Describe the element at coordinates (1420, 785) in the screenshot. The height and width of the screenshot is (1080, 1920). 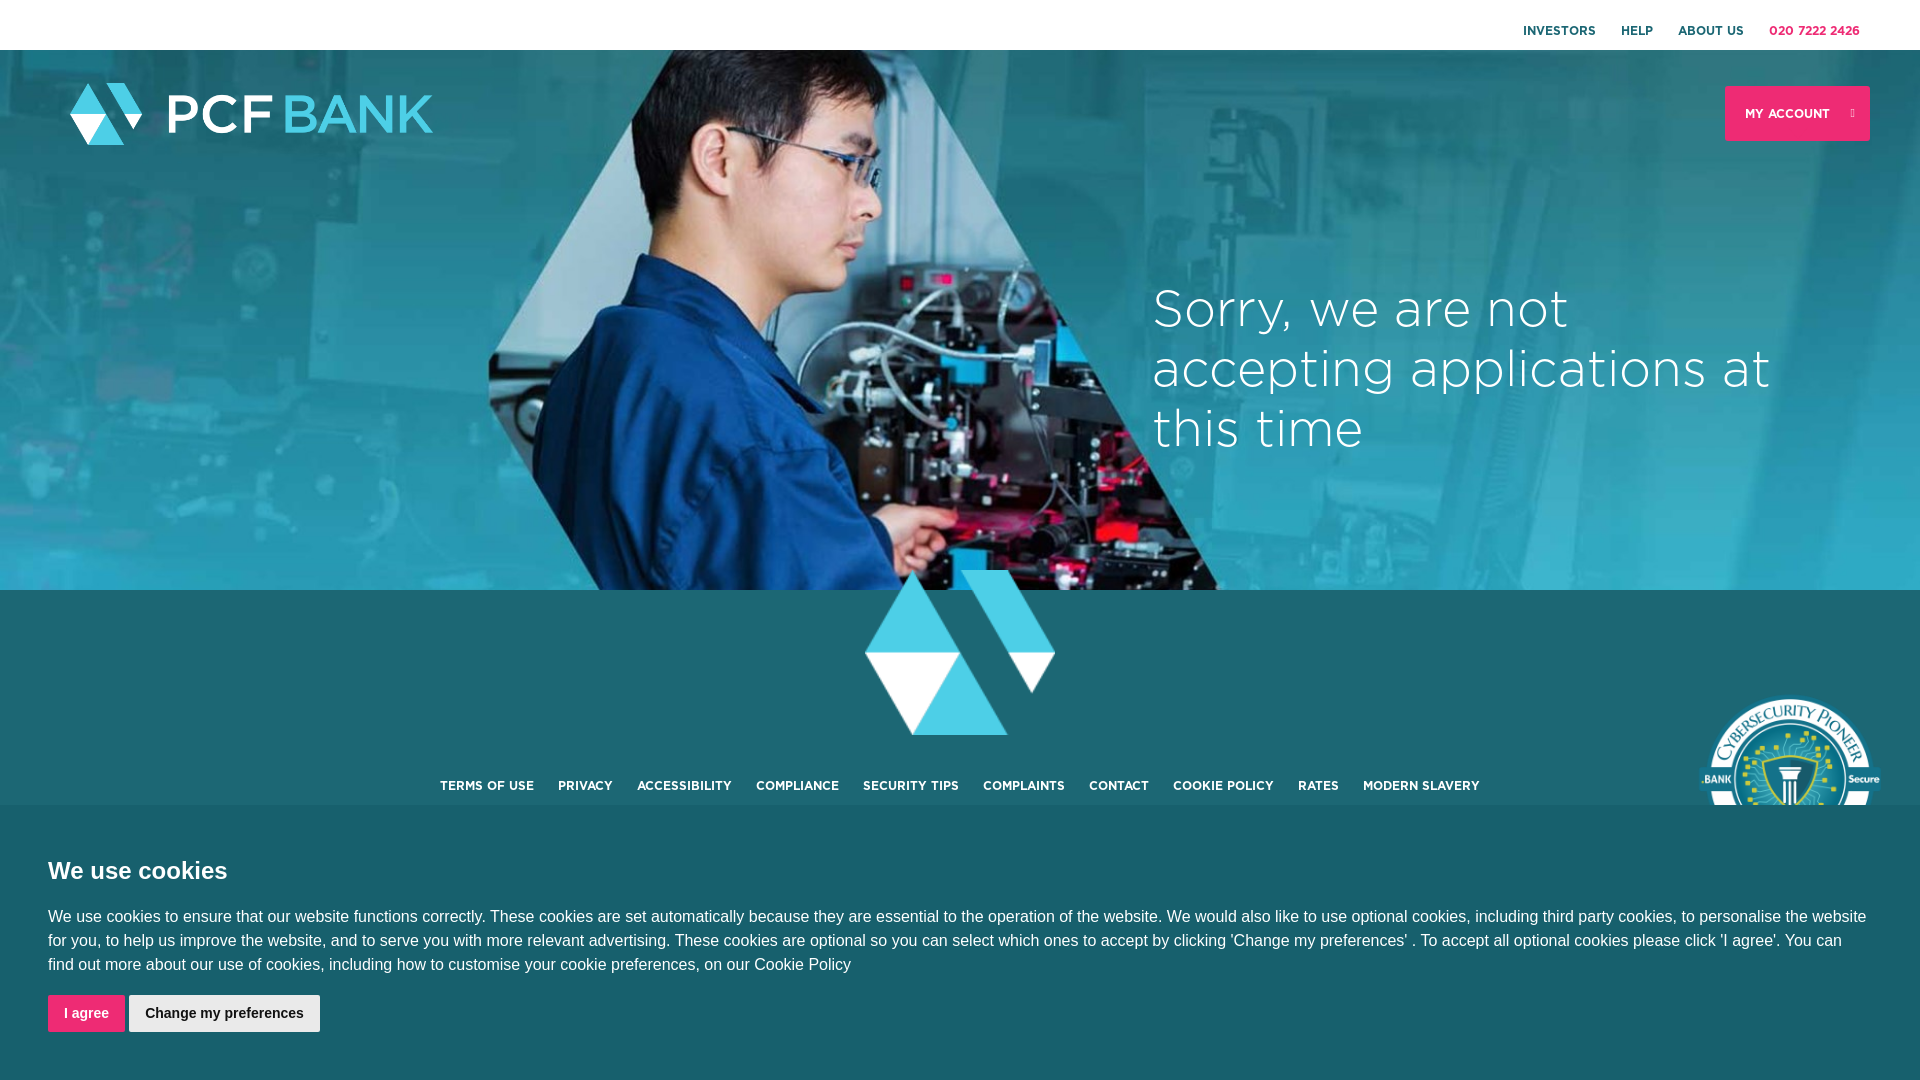
I see `'MODERN SLAVERY'` at that location.